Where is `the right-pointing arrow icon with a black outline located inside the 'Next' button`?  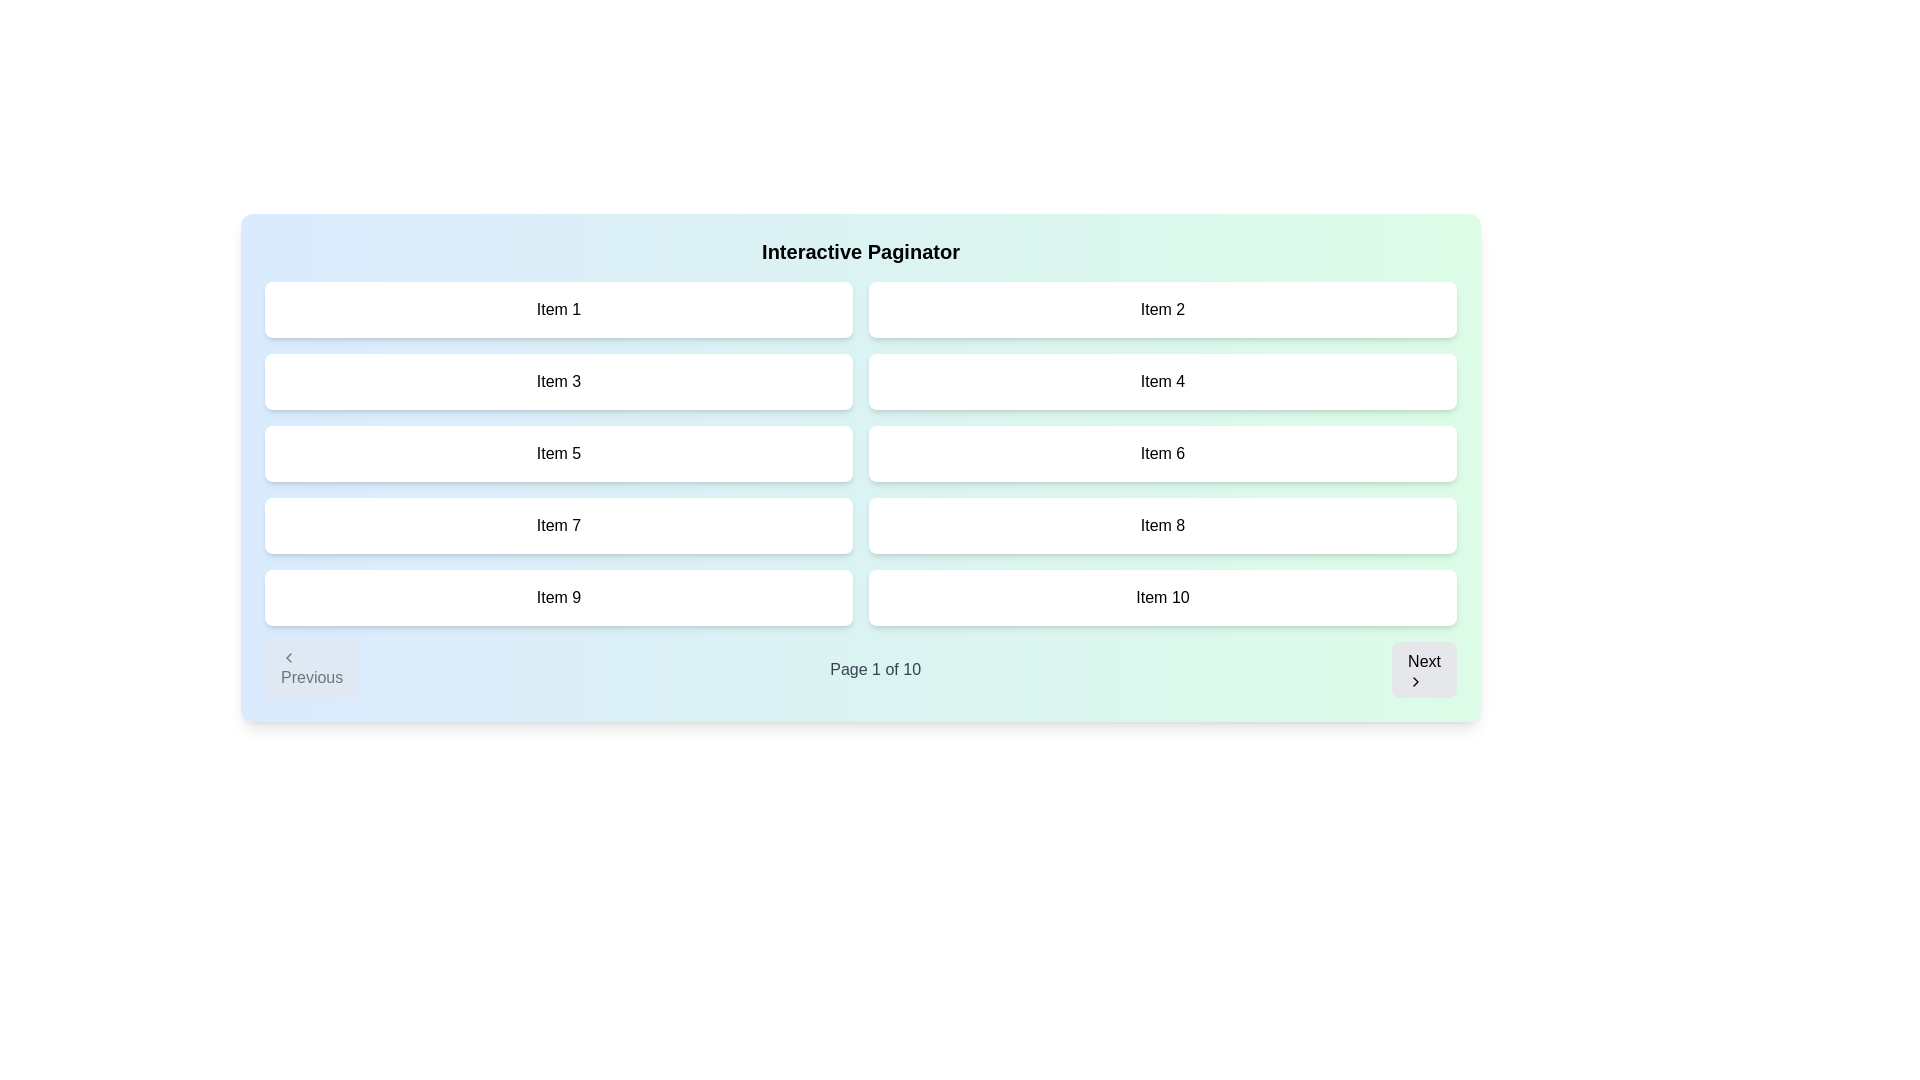
the right-pointing arrow icon with a black outline located inside the 'Next' button is located at coordinates (1415, 681).